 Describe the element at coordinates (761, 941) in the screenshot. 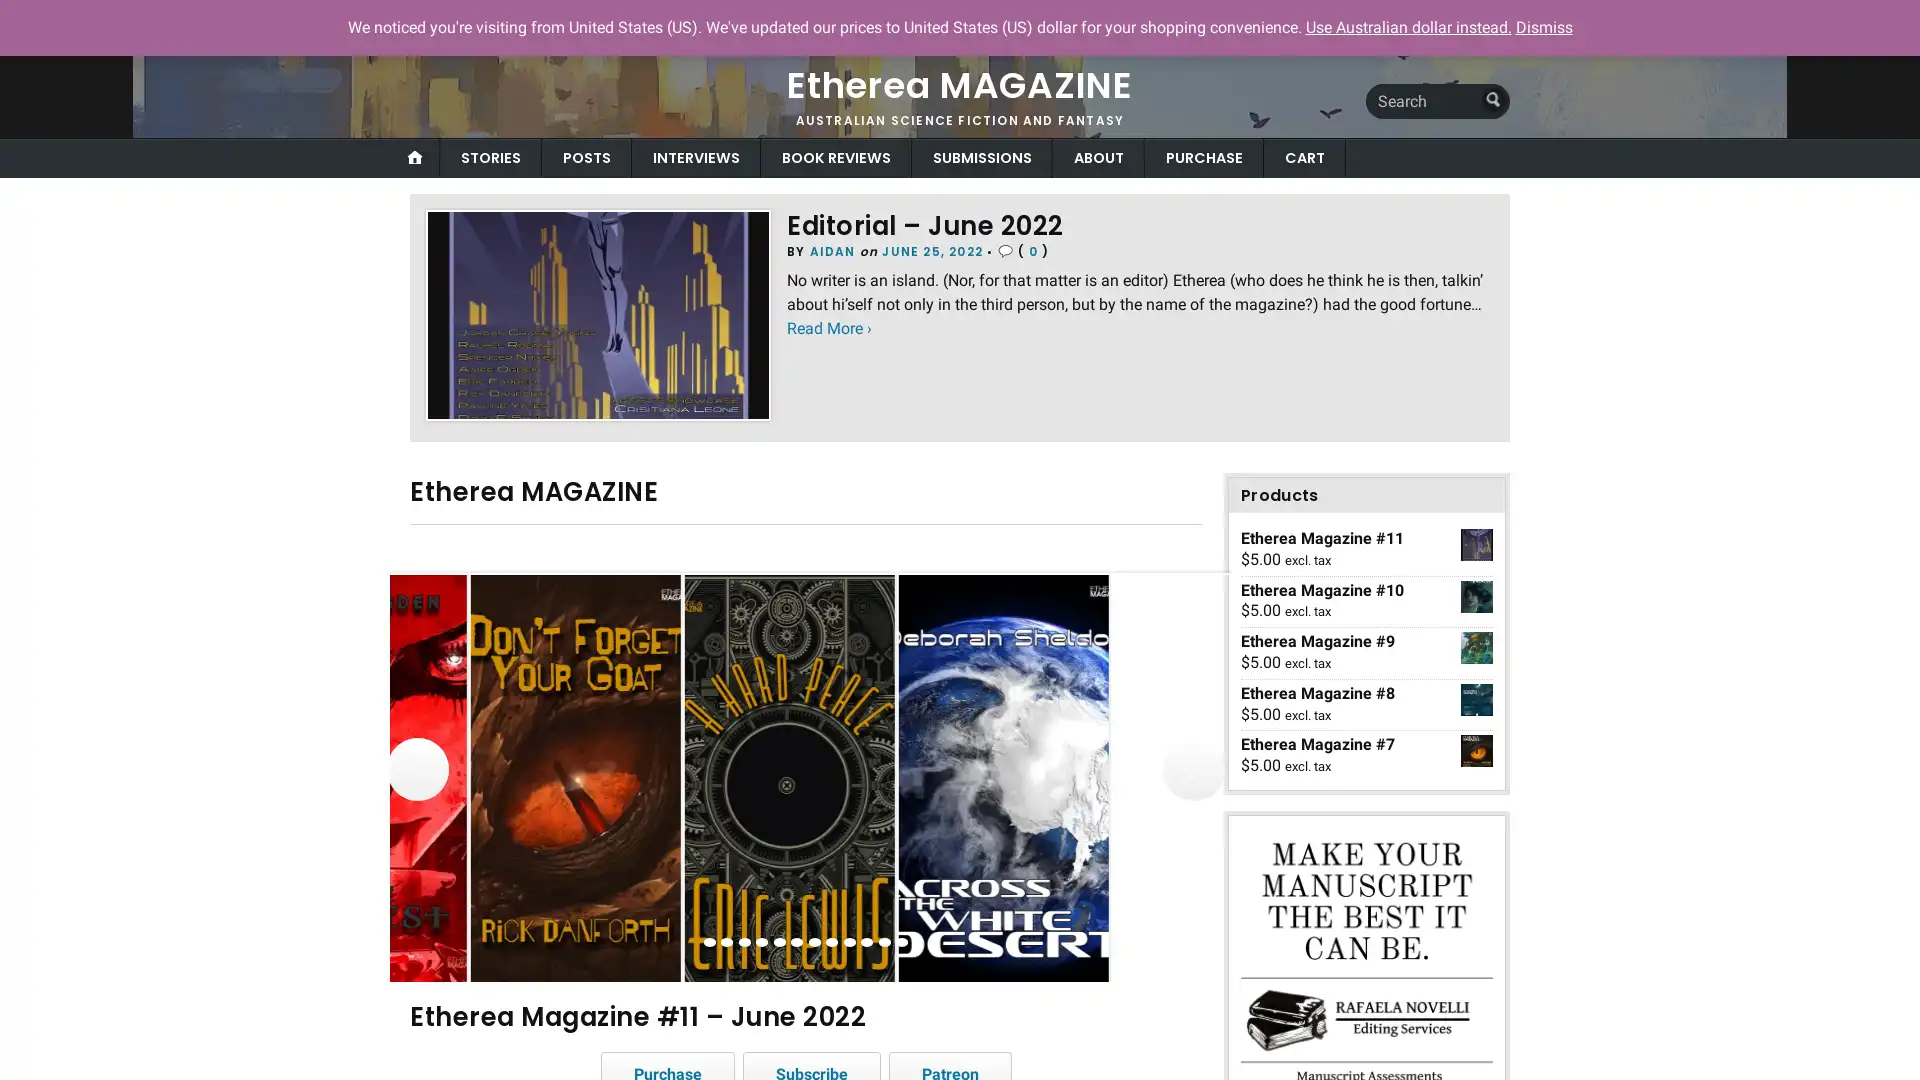

I see `view image 4 of 12 in carousel` at that location.